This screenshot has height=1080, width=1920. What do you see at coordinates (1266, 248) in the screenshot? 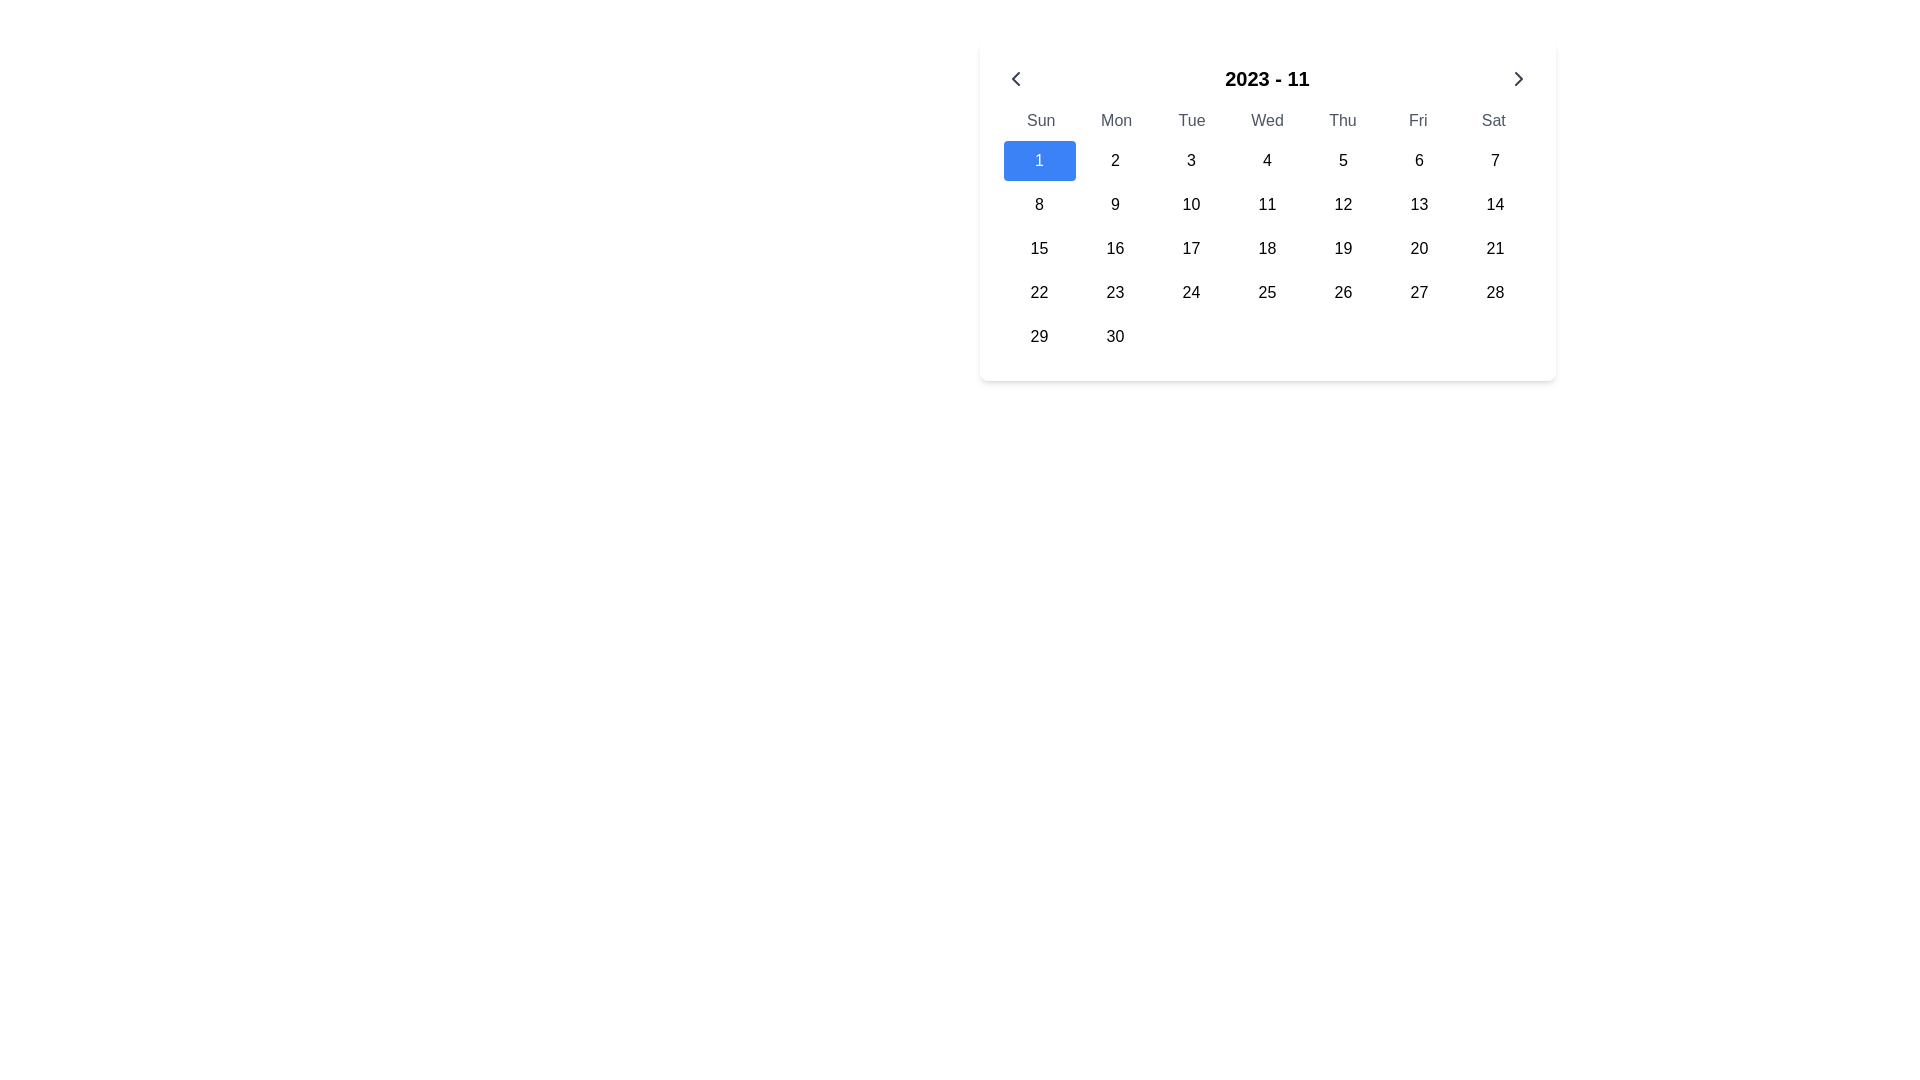
I see `the clickable date button representing the date '18' in the calendar view` at bounding box center [1266, 248].